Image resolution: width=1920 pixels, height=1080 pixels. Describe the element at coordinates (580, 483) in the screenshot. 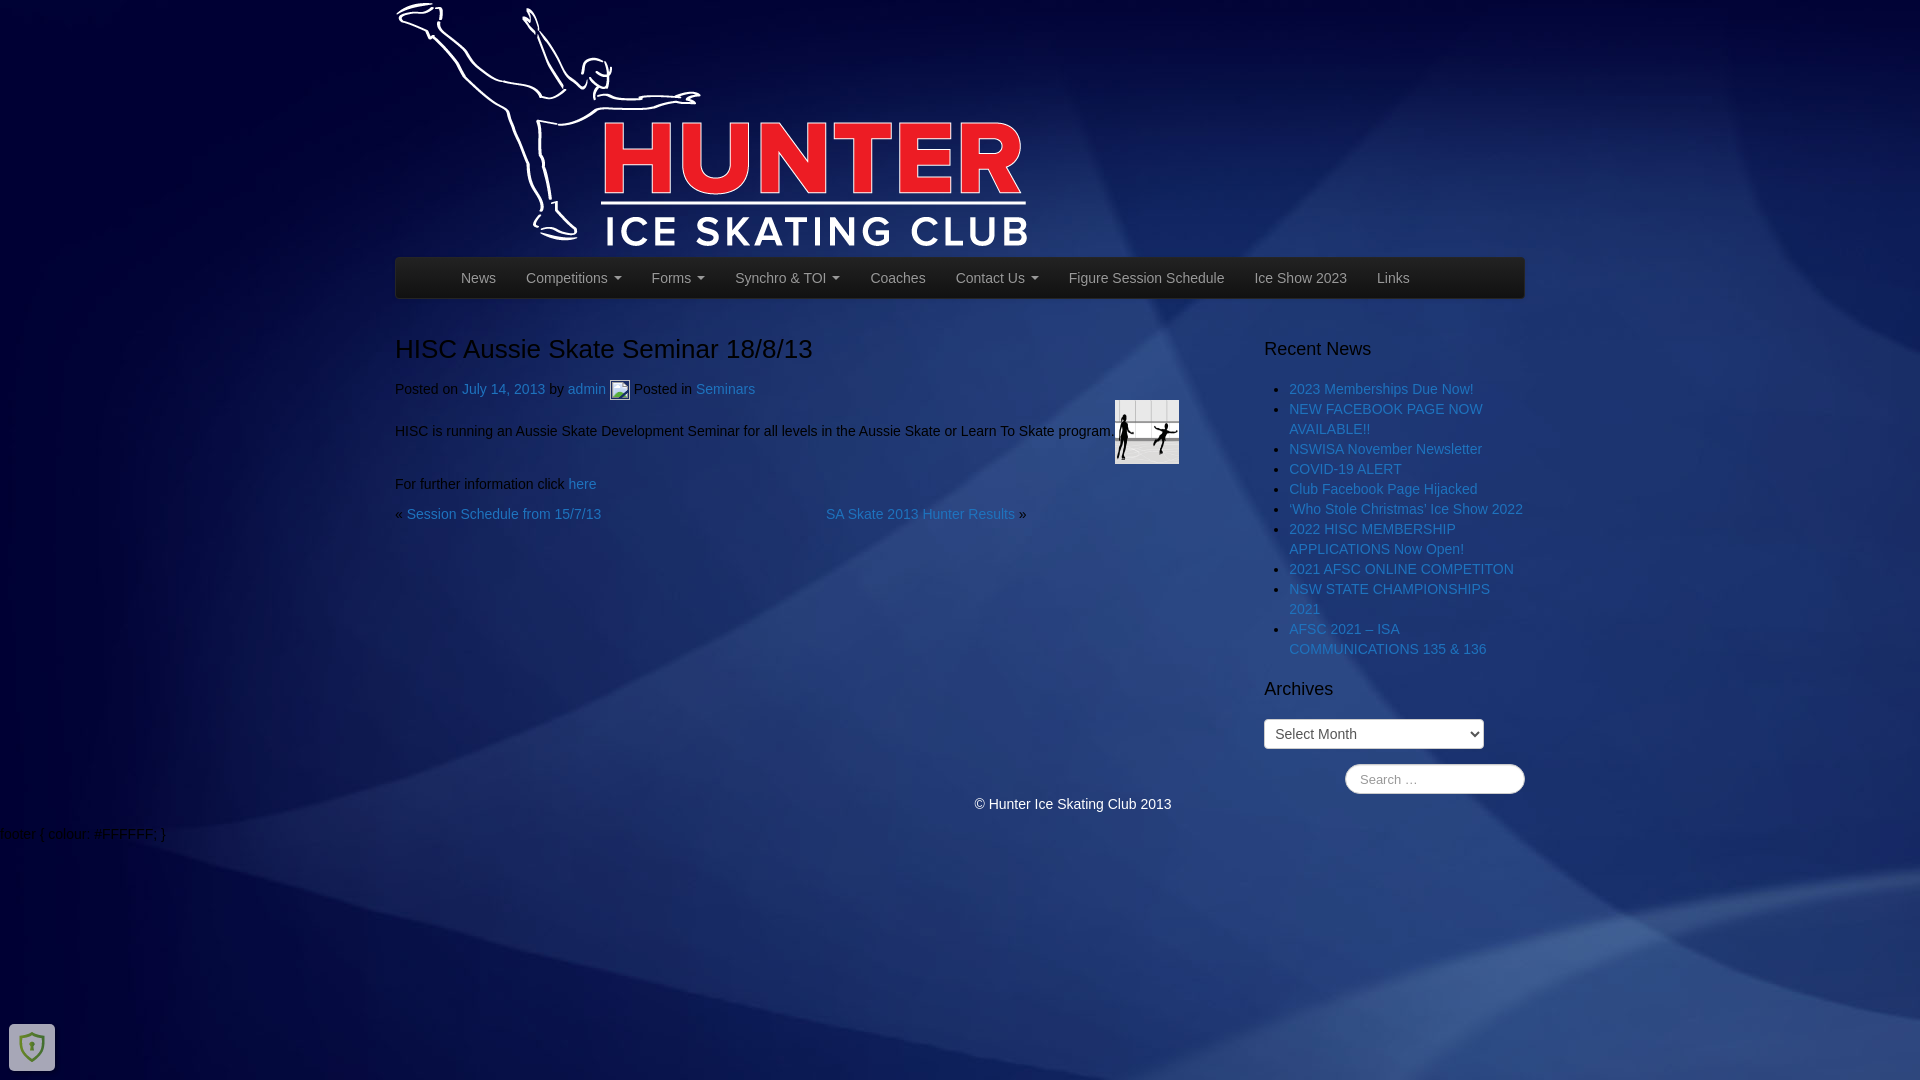

I see `'here'` at that location.